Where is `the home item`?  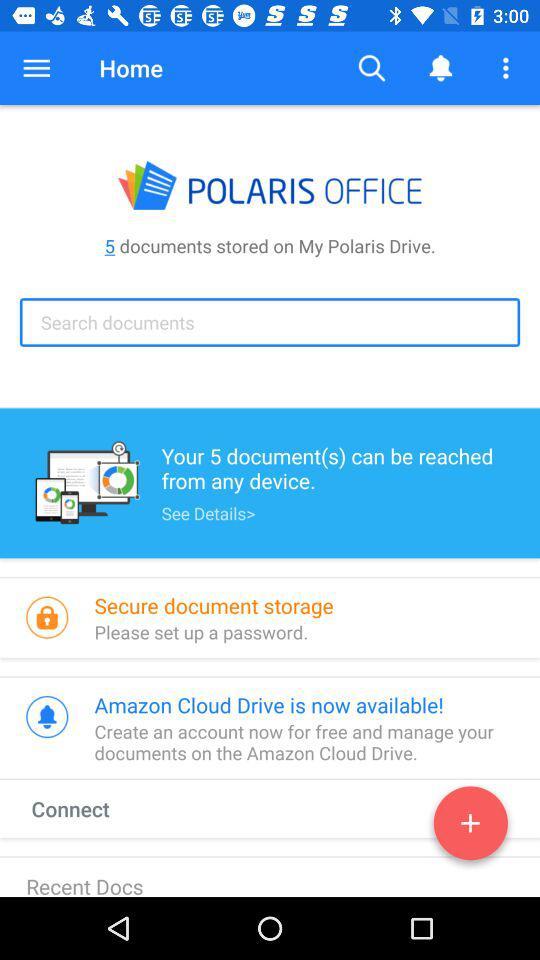
the home item is located at coordinates (131, 68).